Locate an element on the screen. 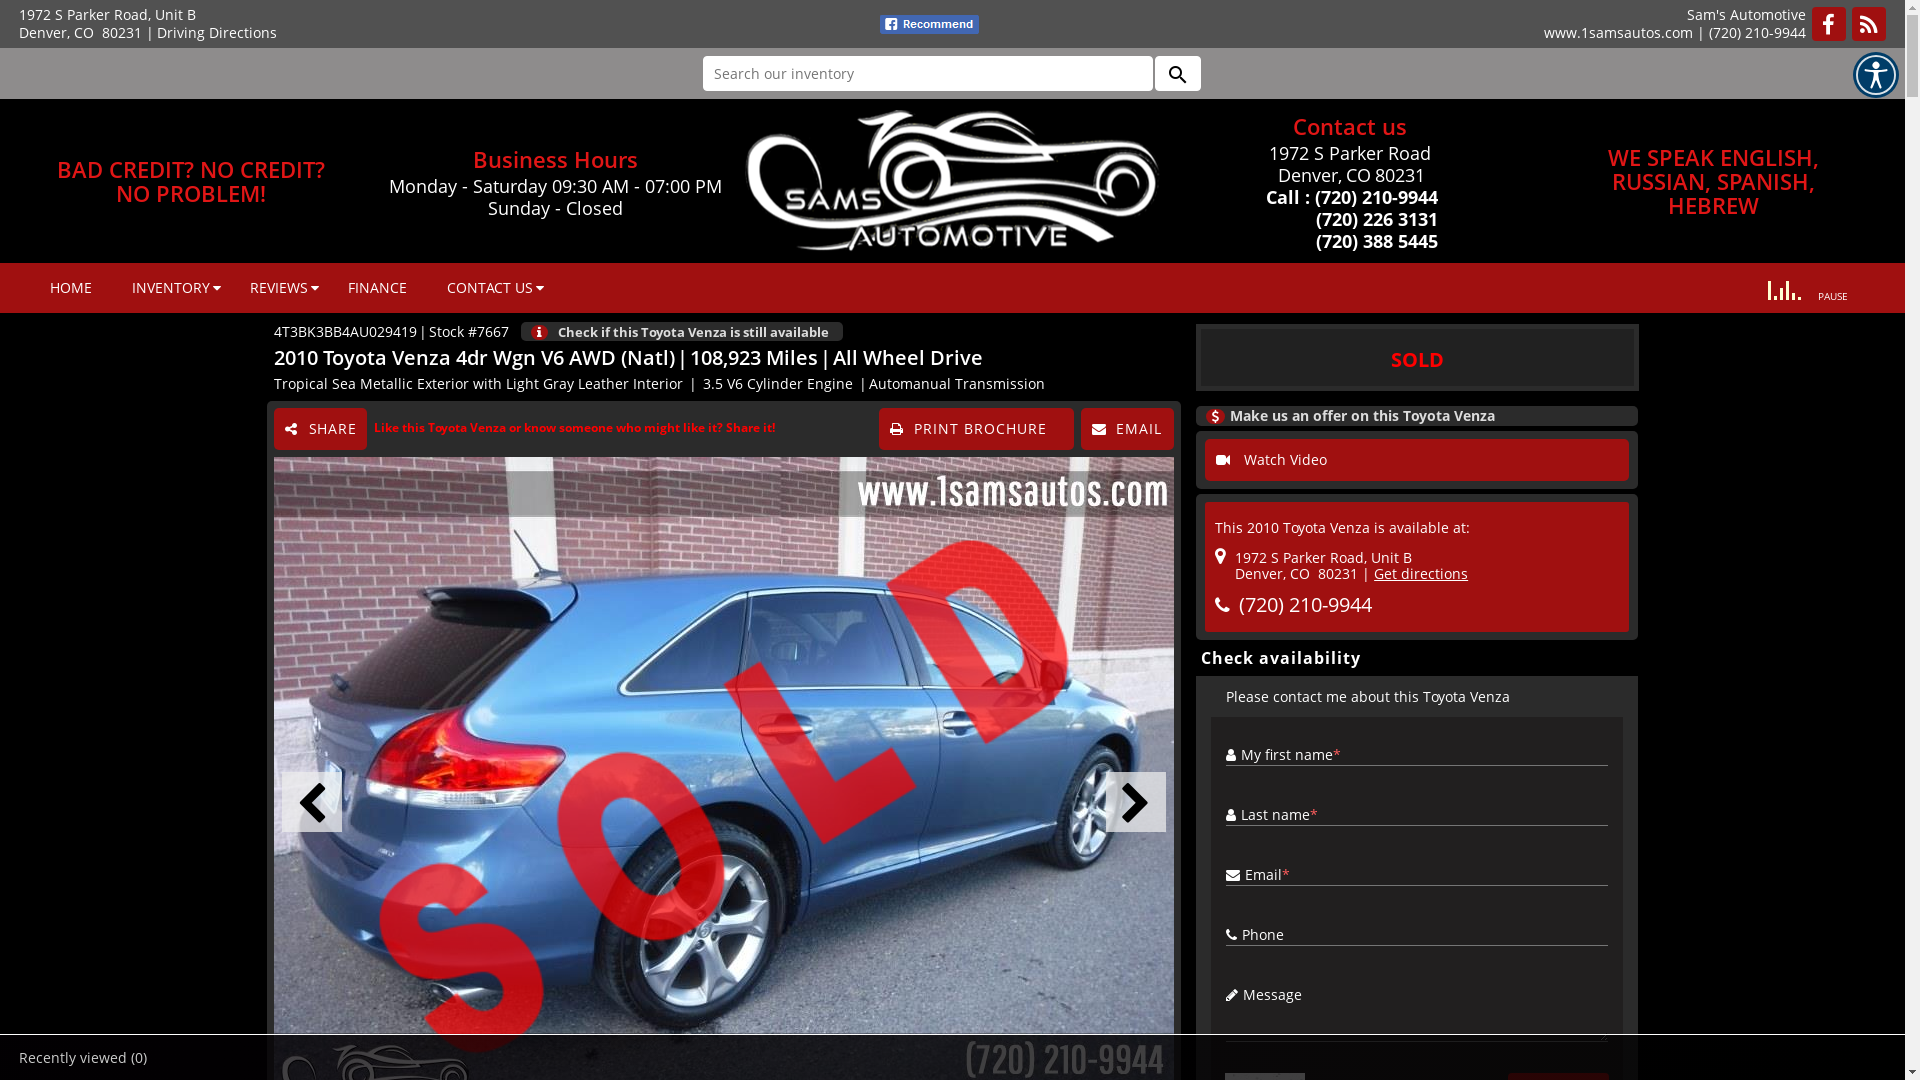  'Driving Directions' is located at coordinates (216, 32).